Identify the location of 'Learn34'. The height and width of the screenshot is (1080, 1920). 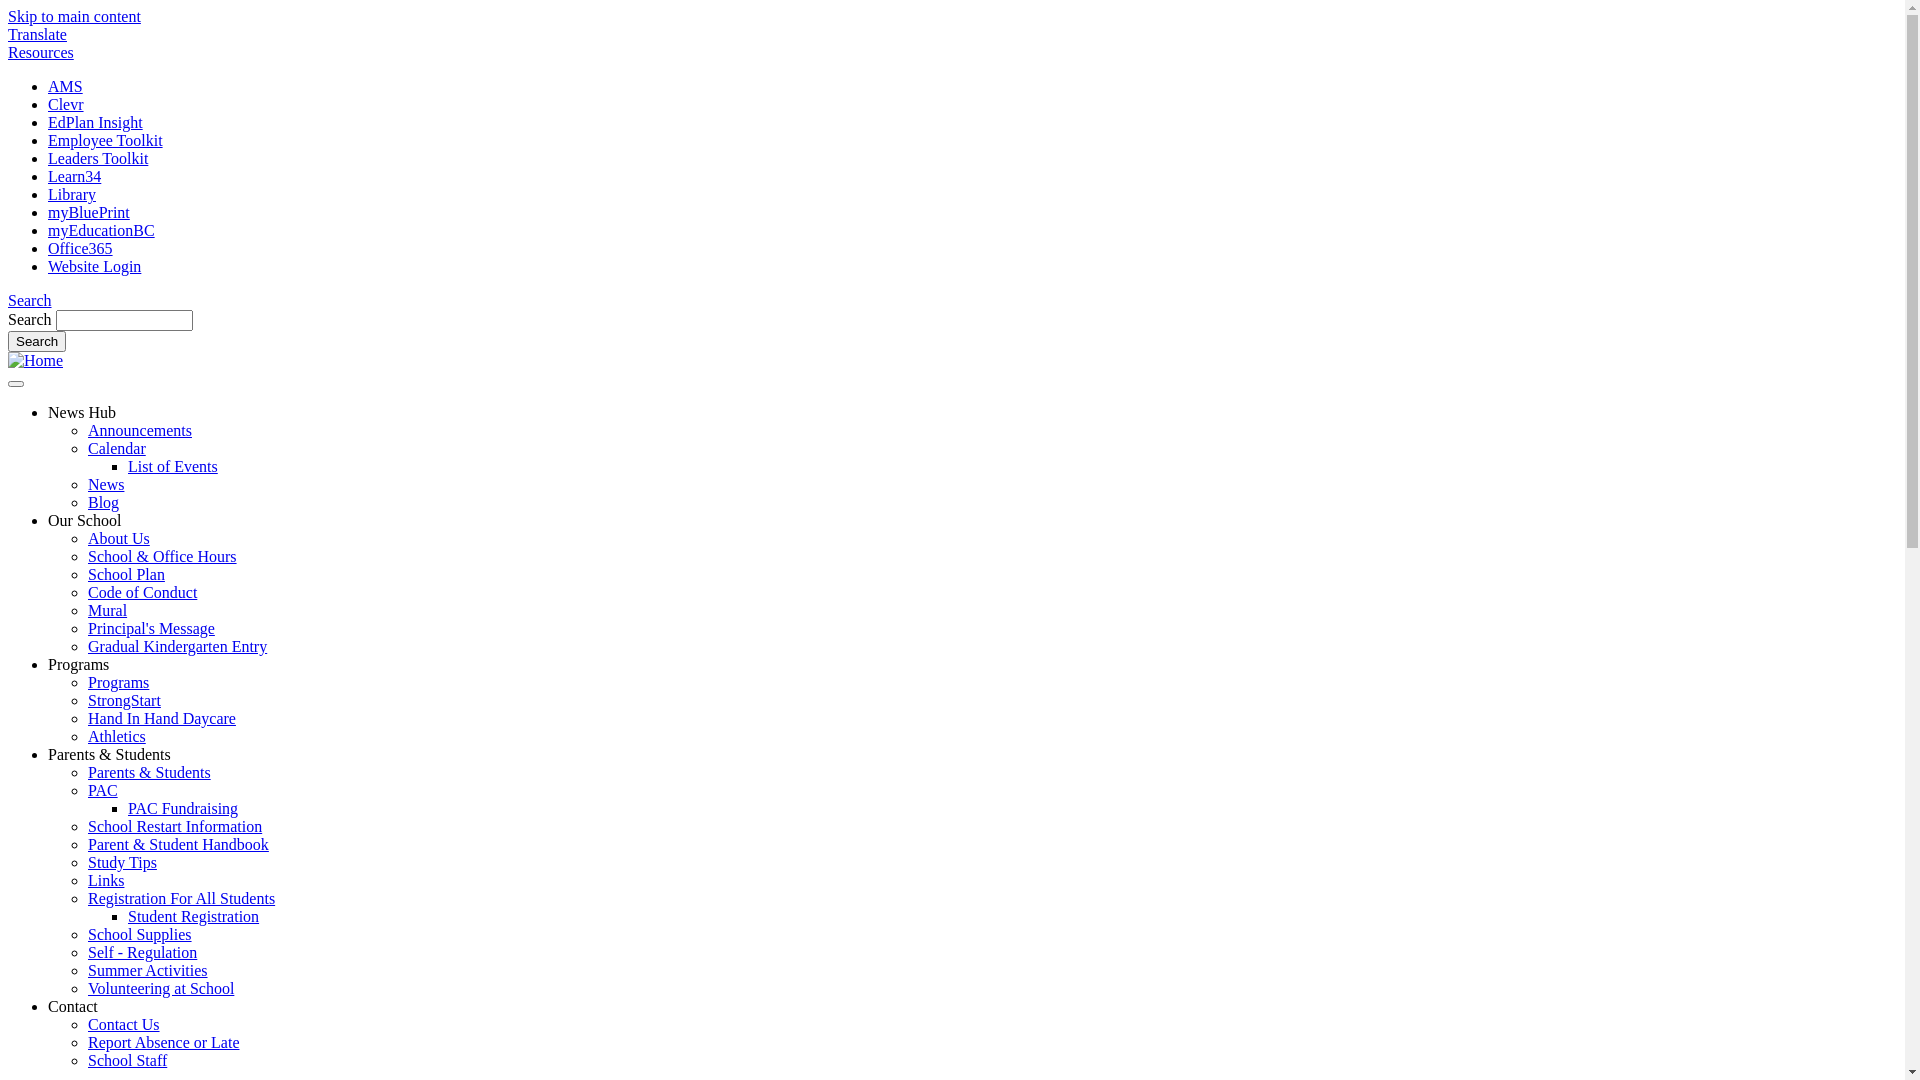
(74, 175).